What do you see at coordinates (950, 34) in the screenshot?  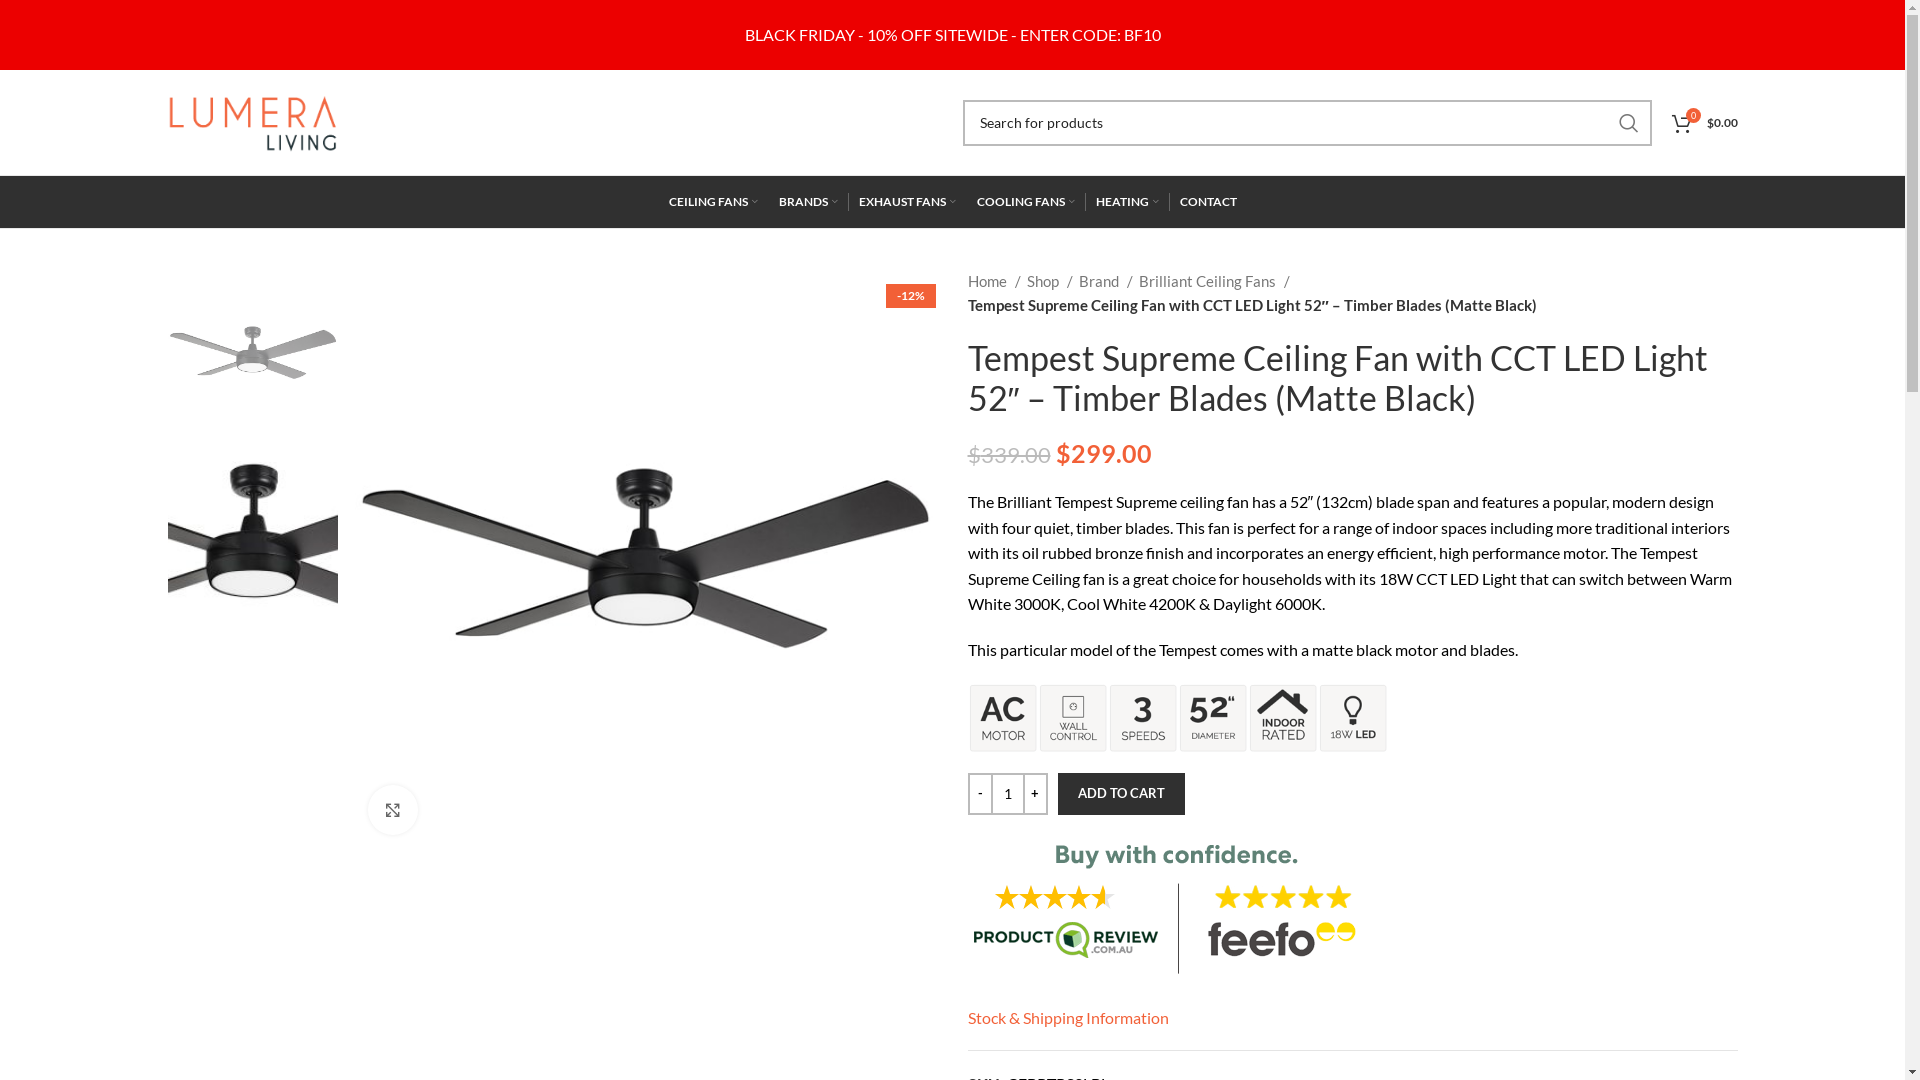 I see `'BLACK FRIDAY - 10% OFF SITEWIDE - ENTER CODE: BF10'` at bounding box center [950, 34].